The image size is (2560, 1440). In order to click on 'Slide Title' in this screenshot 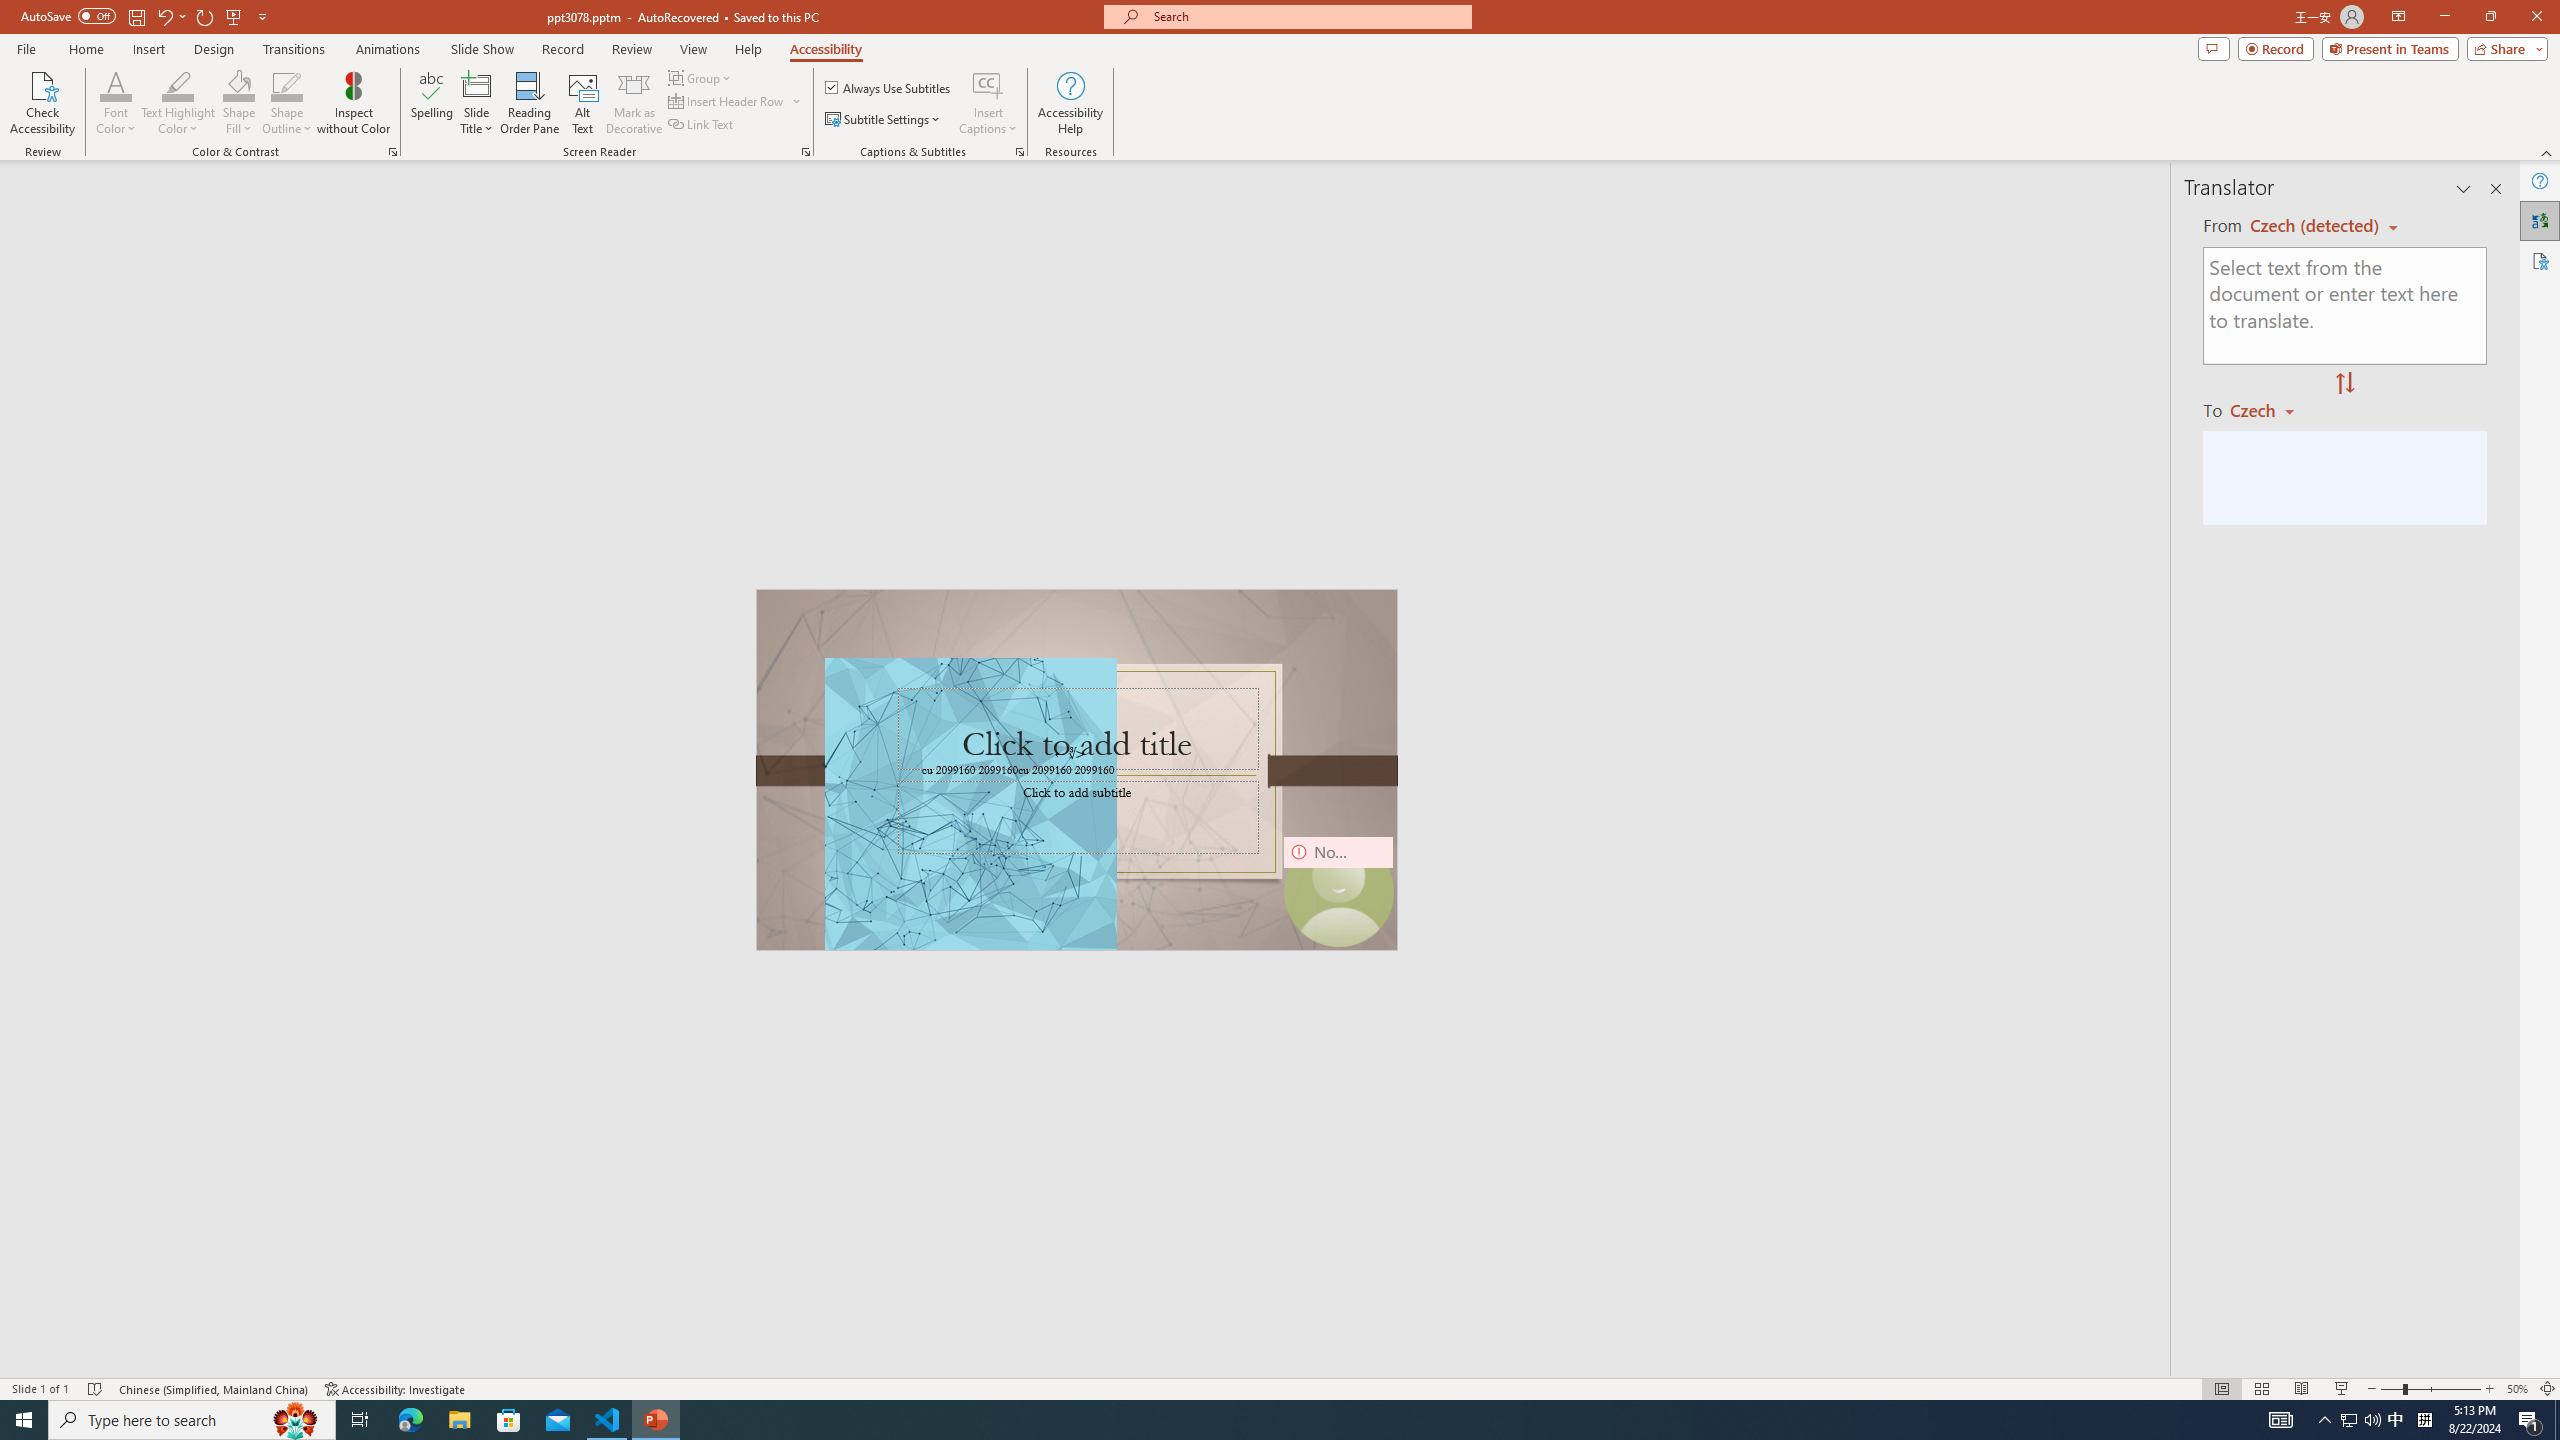, I will do `click(476, 103)`.